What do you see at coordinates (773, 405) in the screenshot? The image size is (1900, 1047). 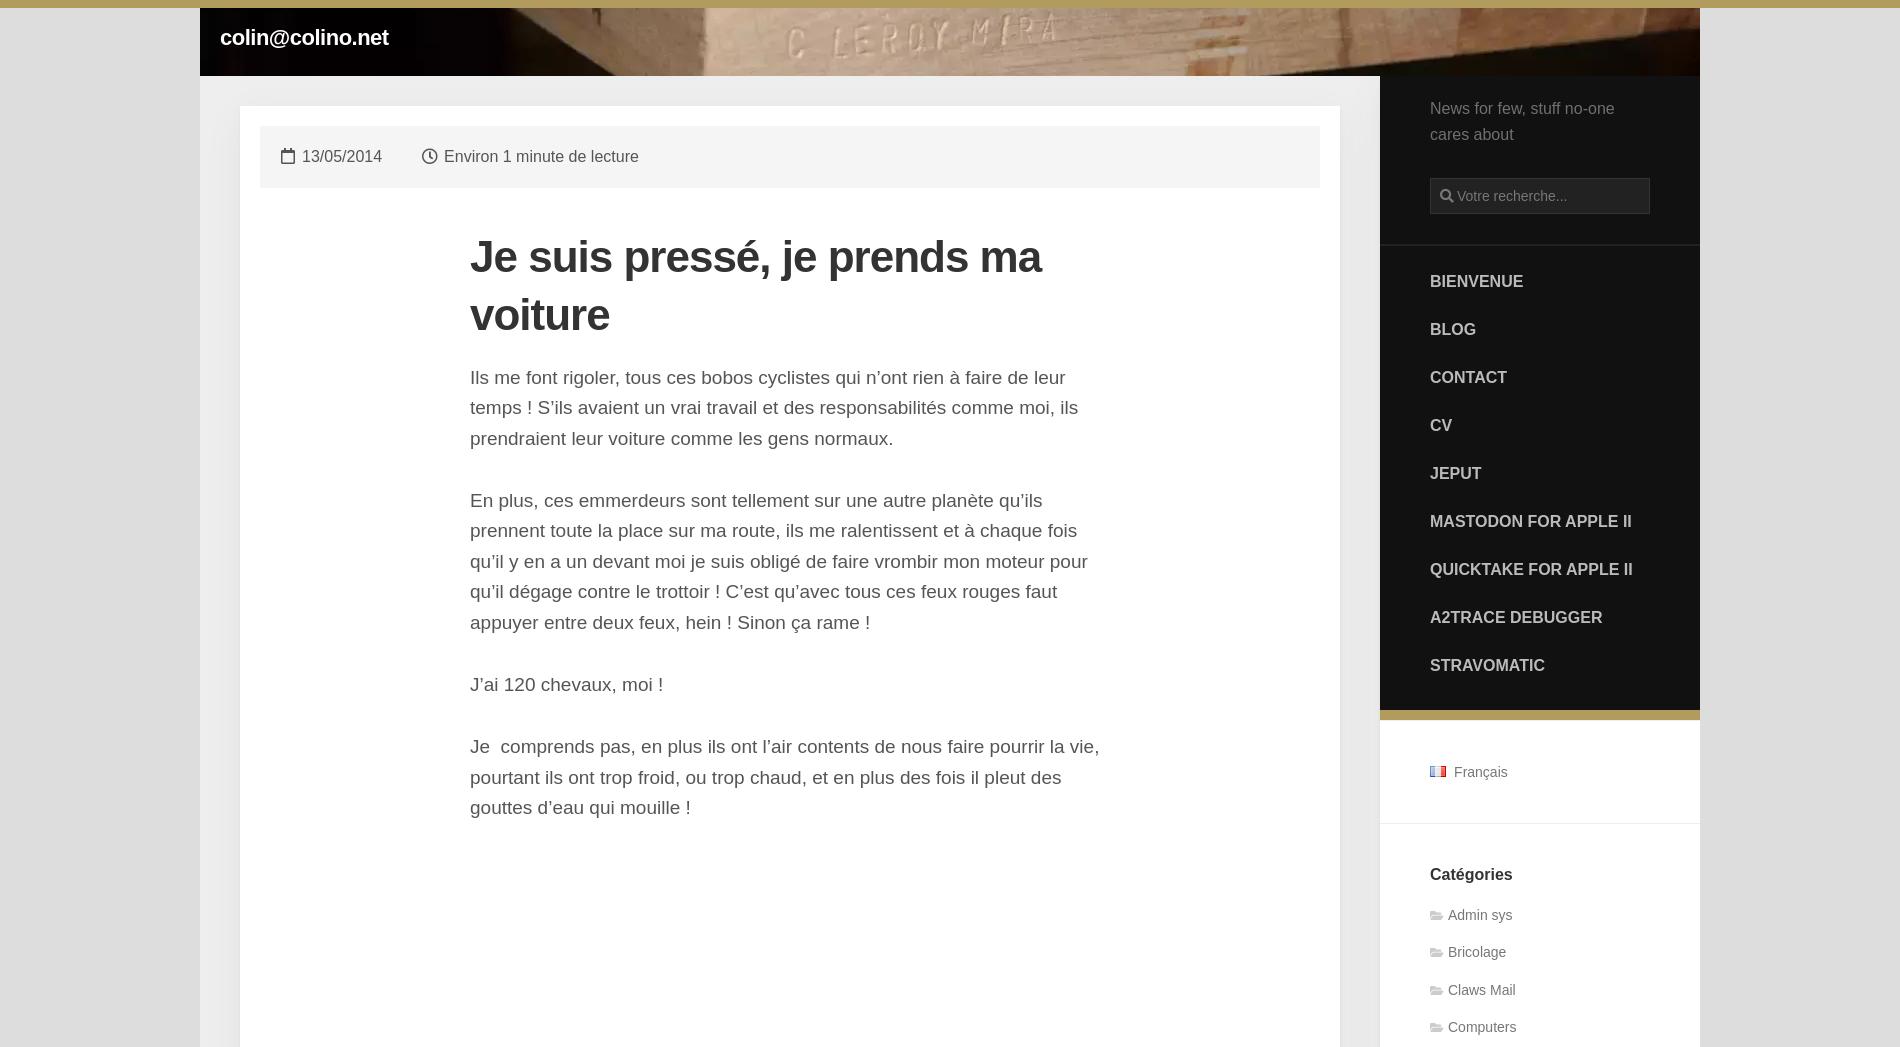 I see `'Ils me font rigoler, tous ces bobos cyclistes qui n’ont rien à faire de leur temps ! S’ils avaient un vrai travail et des responsabilités comme moi, ils prendraient leur voiture comme les gens normaux.'` at bounding box center [773, 405].